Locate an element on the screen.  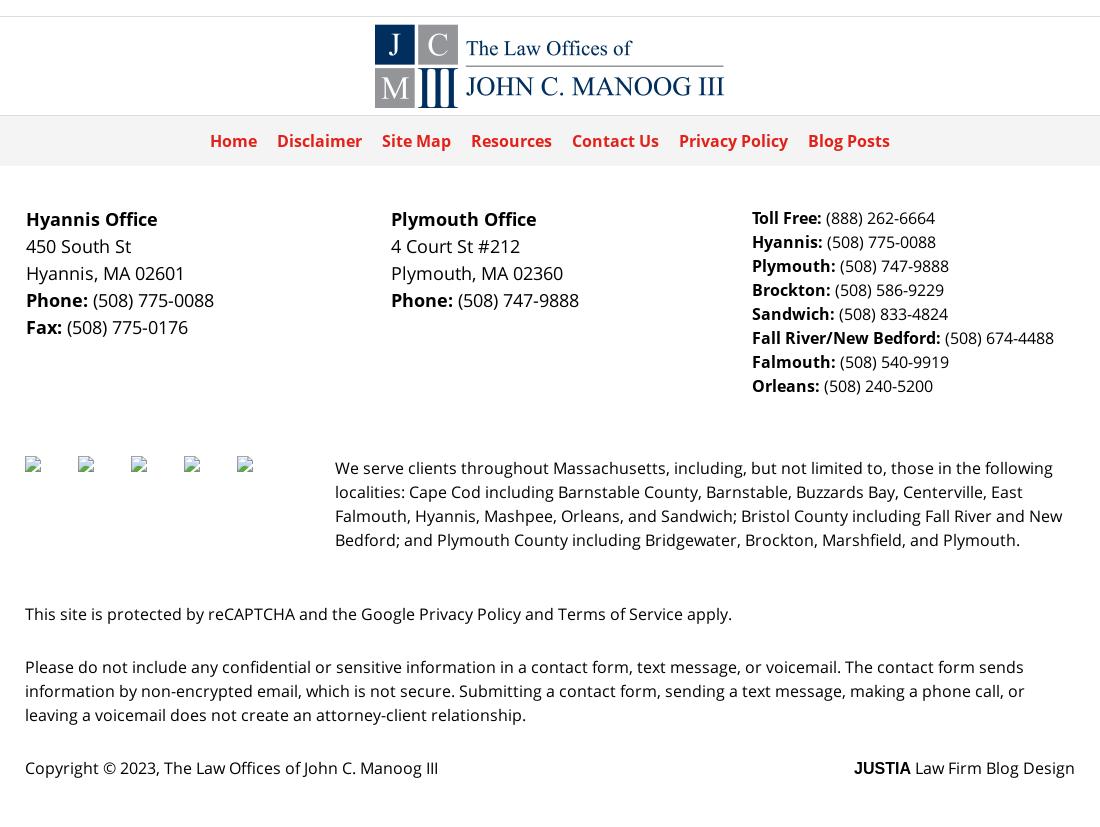
'This site is protected by reCAPTCHA and the Google' is located at coordinates (221, 612).